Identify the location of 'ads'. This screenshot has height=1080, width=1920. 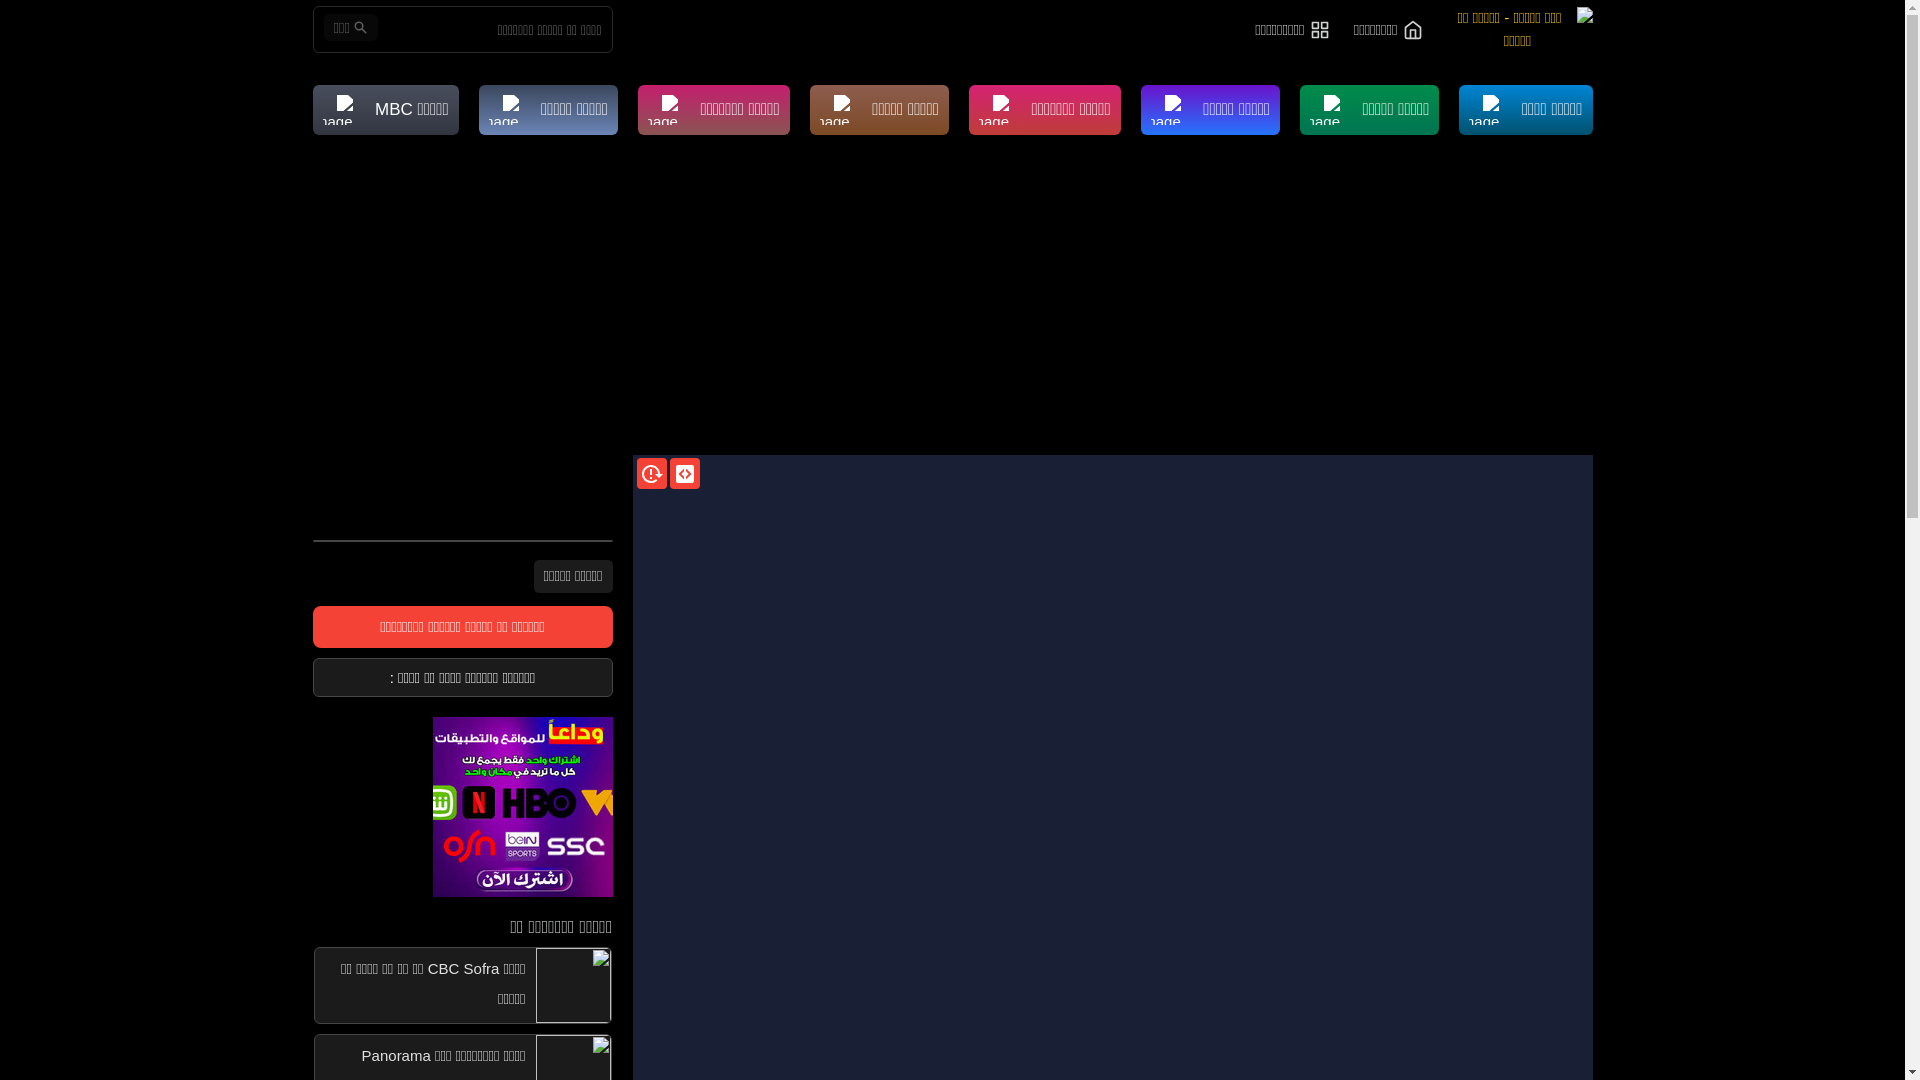
(522, 805).